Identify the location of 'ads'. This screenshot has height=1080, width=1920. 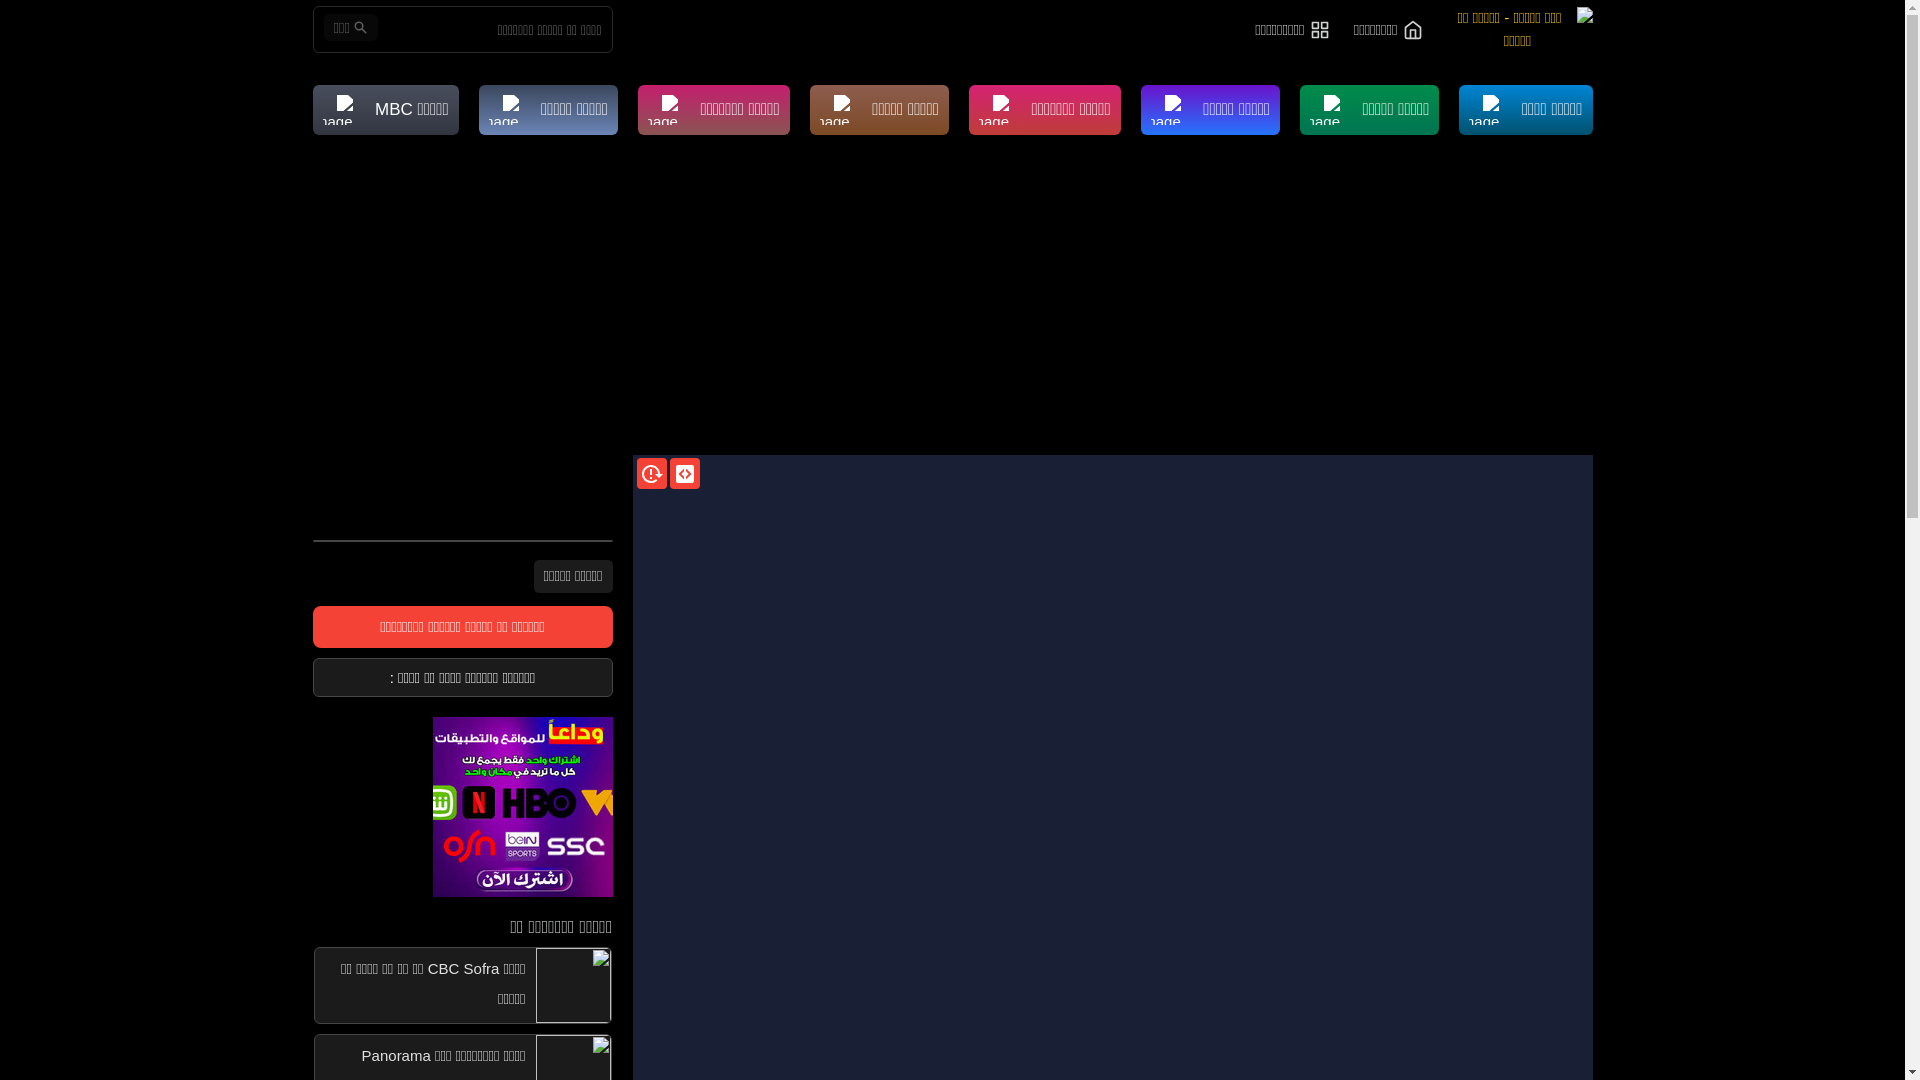
(522, 805).